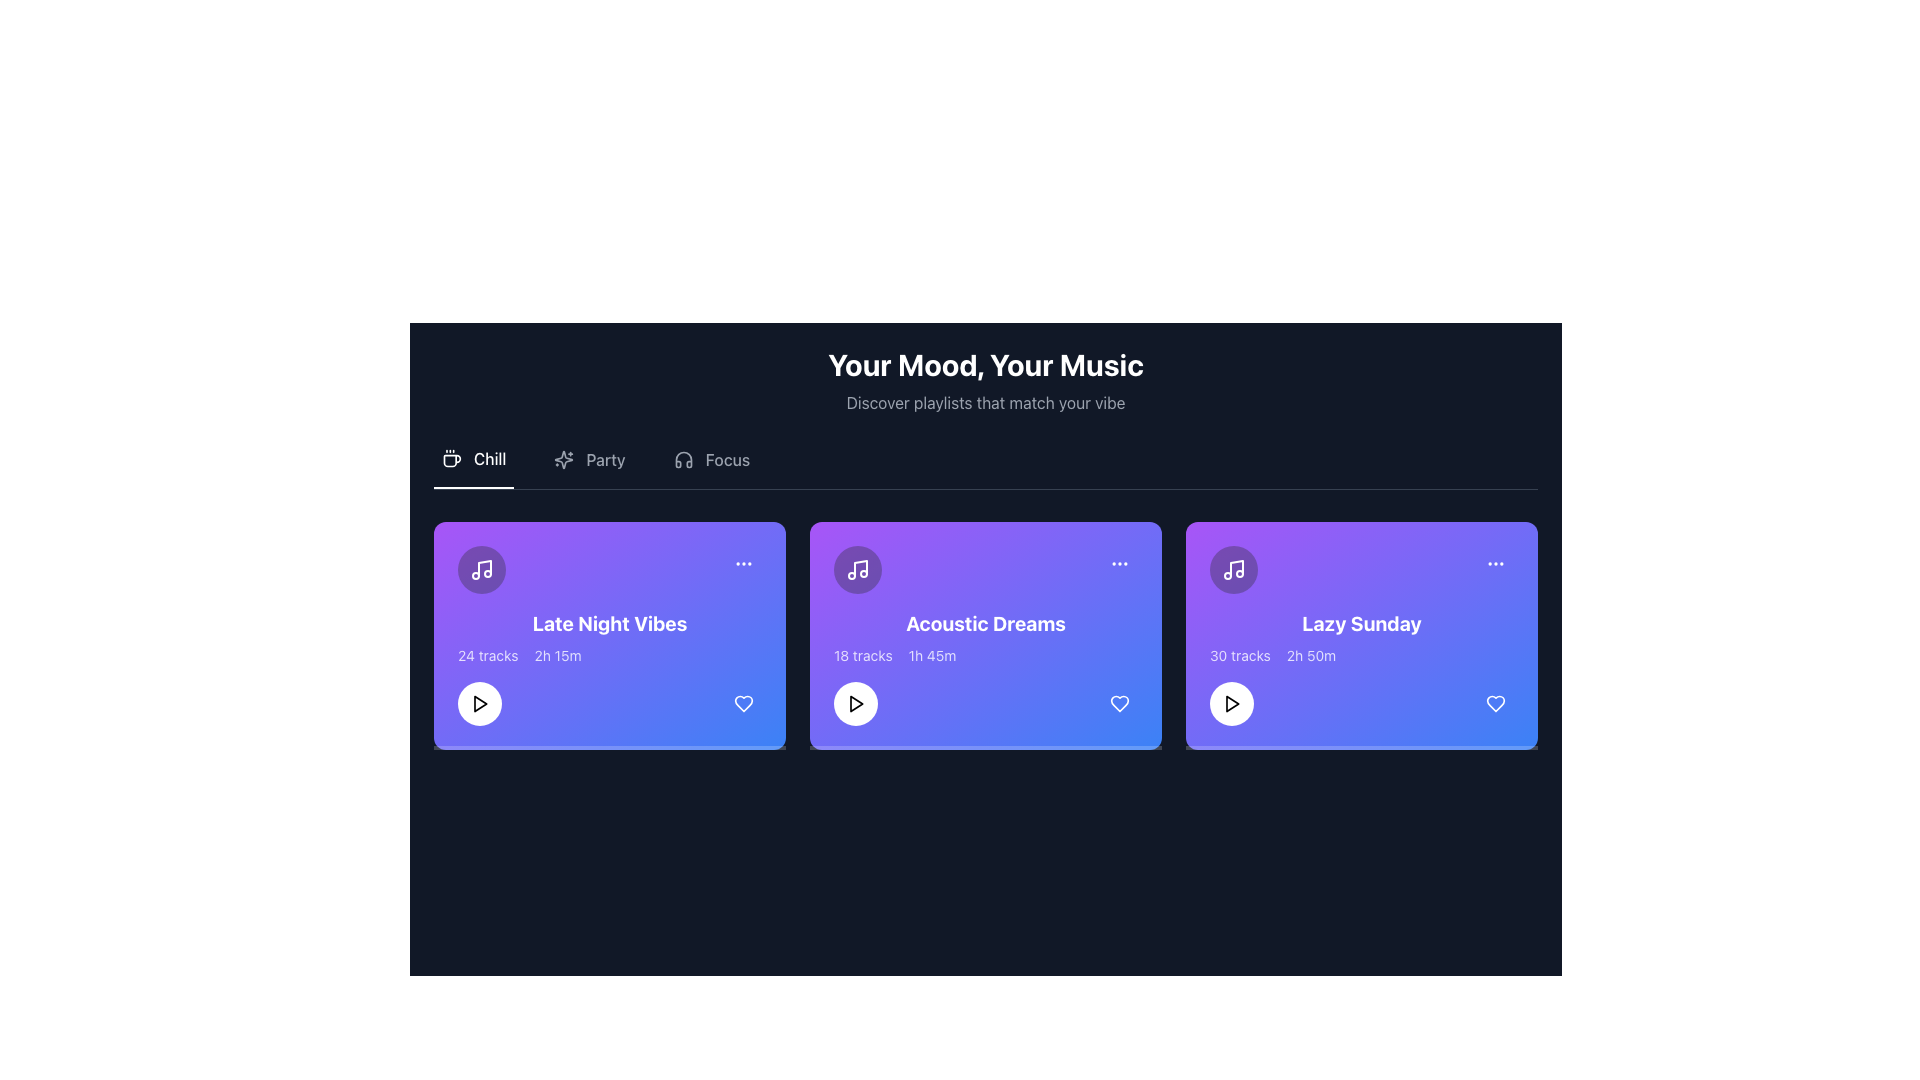 This screenshot has height=1080, width=1920. What do you see at coordinates (1118, 703) in the screenshot?
I see `the heart-shaped SVG icon located at the bottom-right corner of the 'Acoustic Dreams' card` at bounding box center [1118, 703].